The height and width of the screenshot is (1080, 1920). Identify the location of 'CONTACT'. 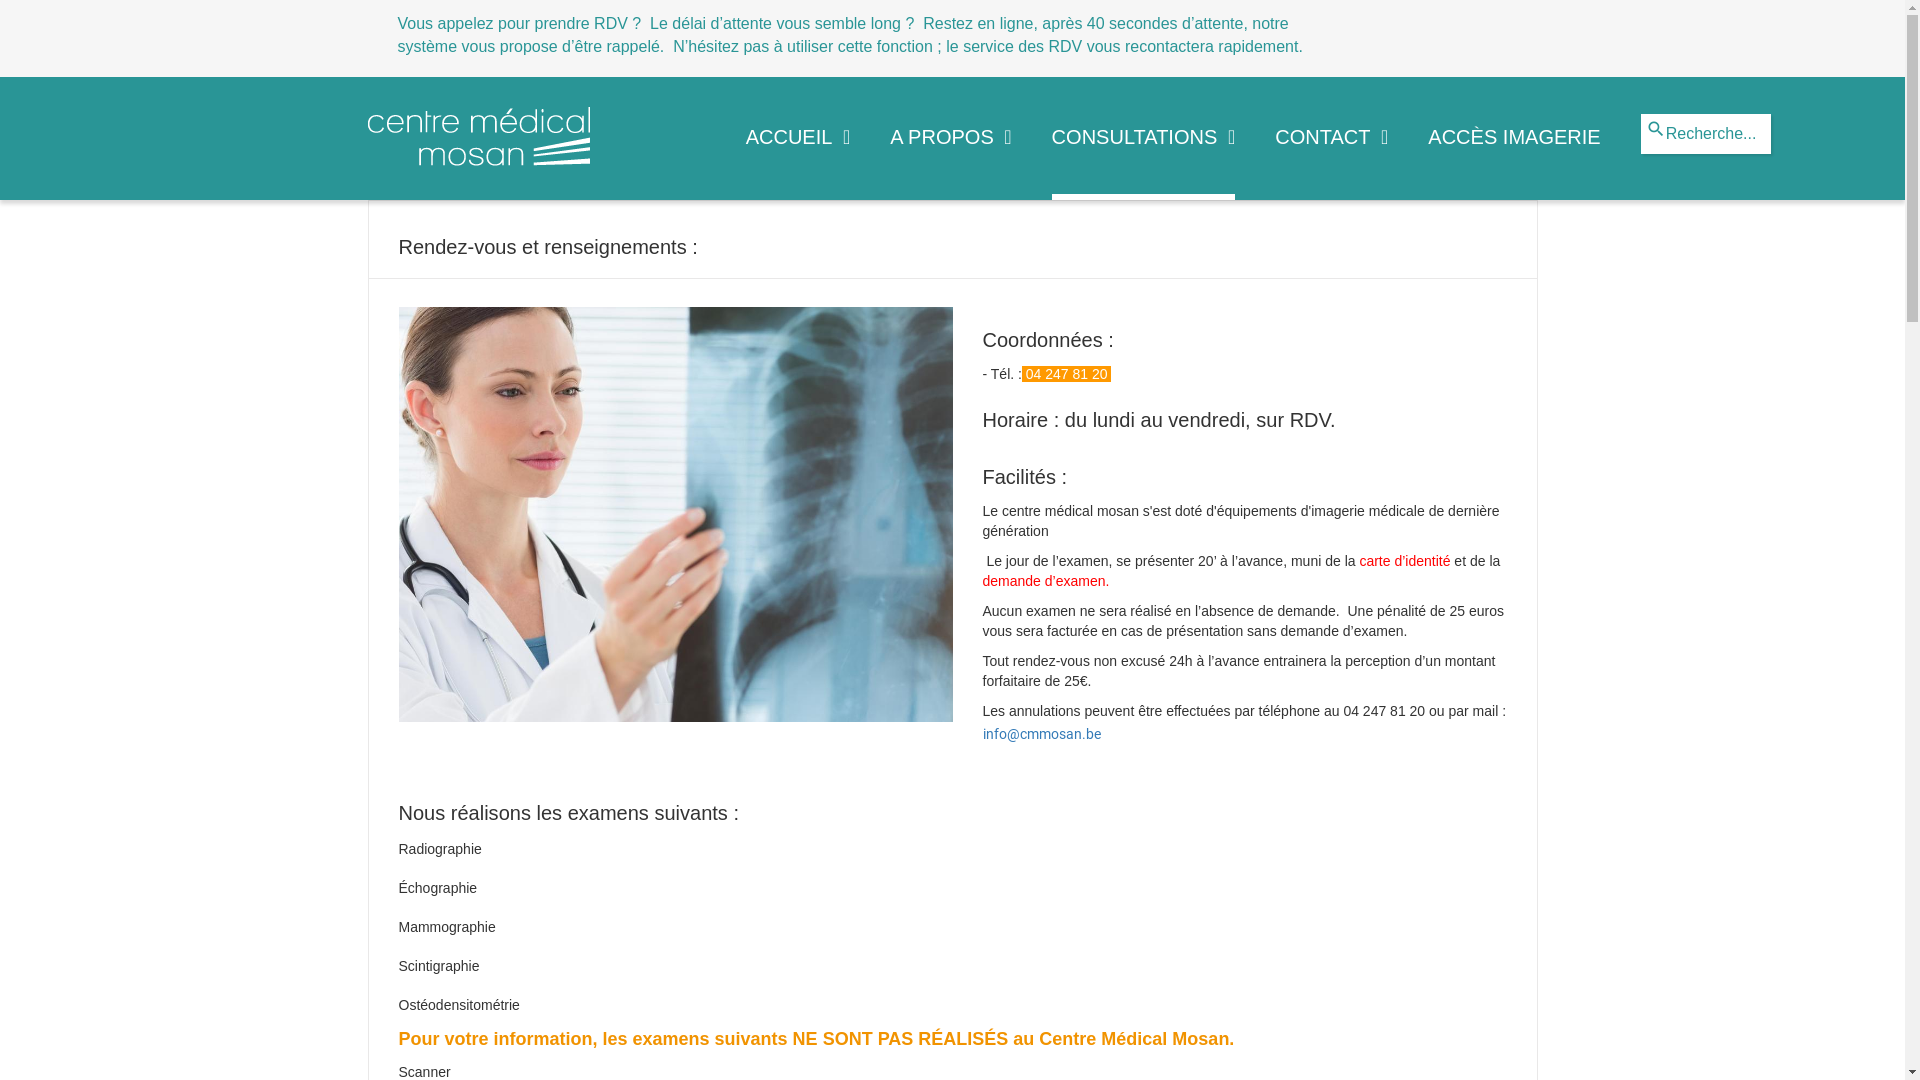
(1331, 156).